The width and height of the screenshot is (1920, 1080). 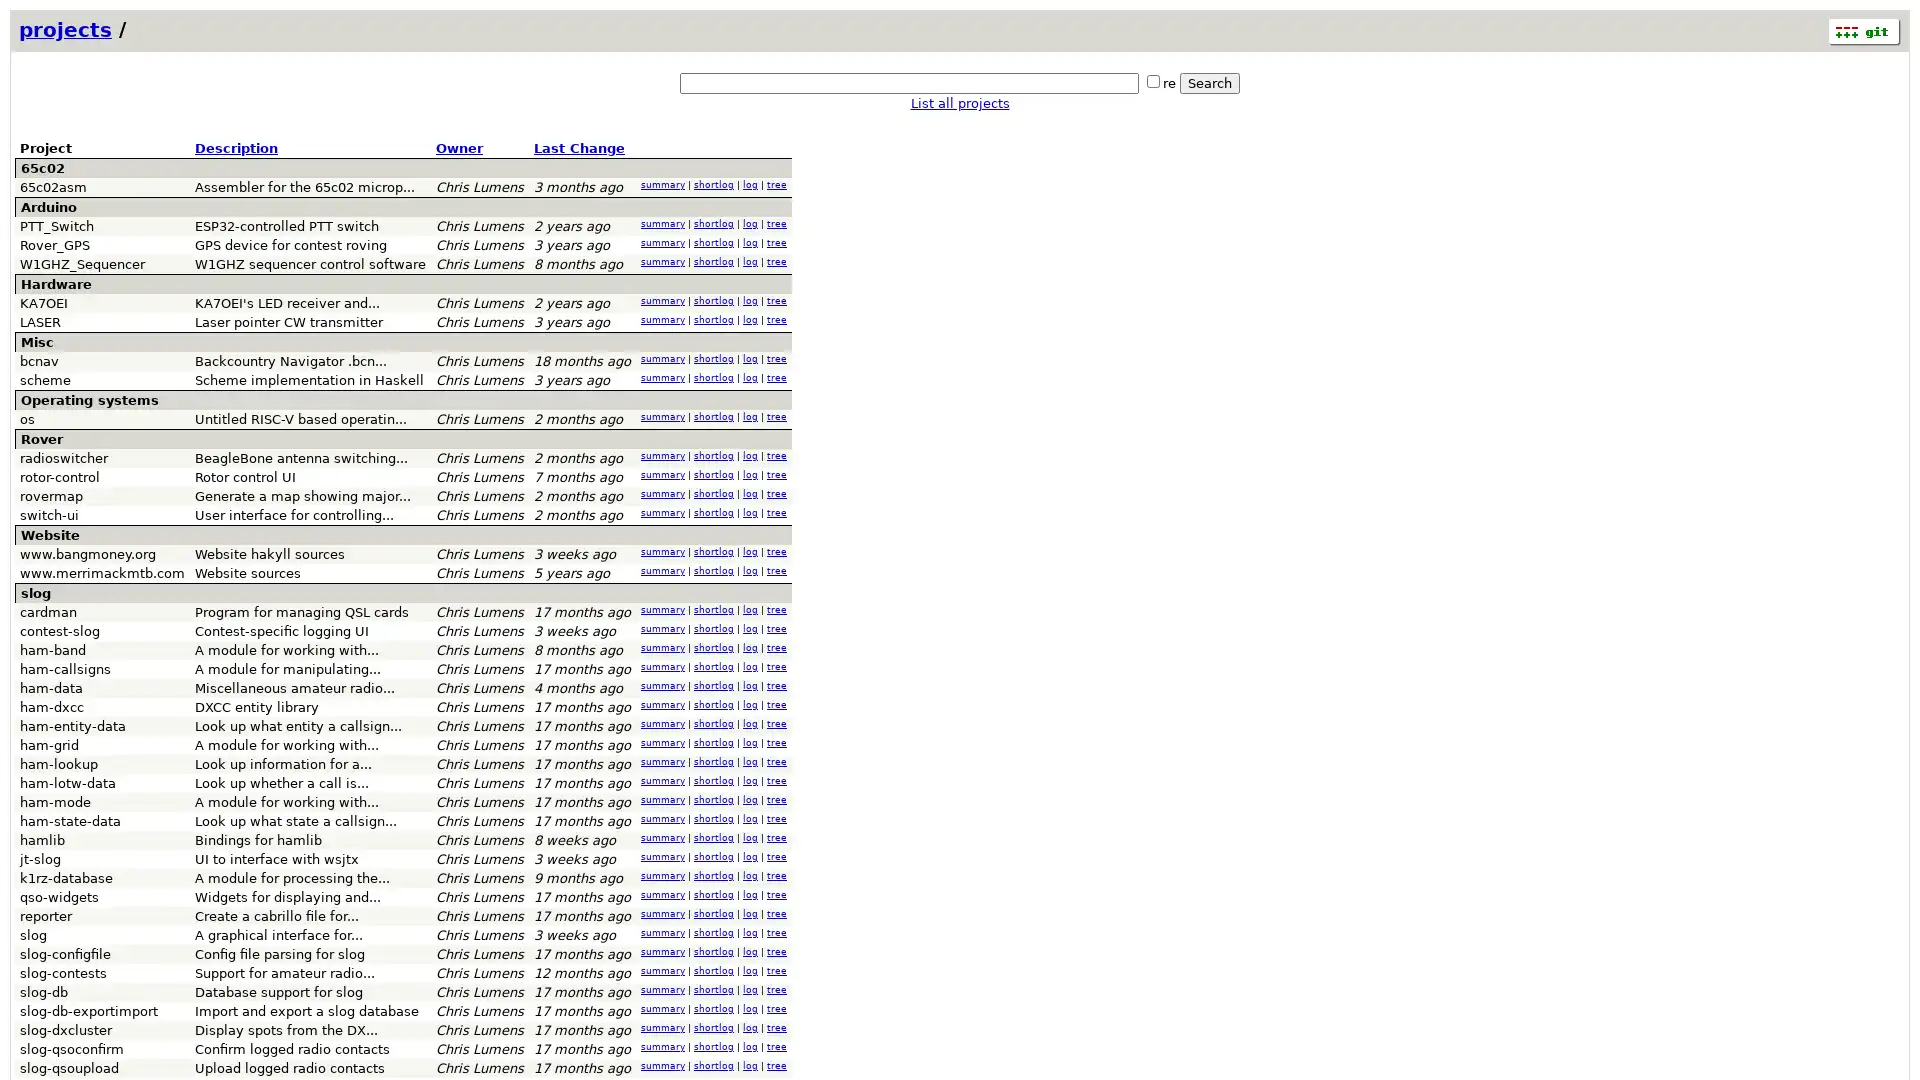 I want to click on Search, so click(x=1208, y=82).